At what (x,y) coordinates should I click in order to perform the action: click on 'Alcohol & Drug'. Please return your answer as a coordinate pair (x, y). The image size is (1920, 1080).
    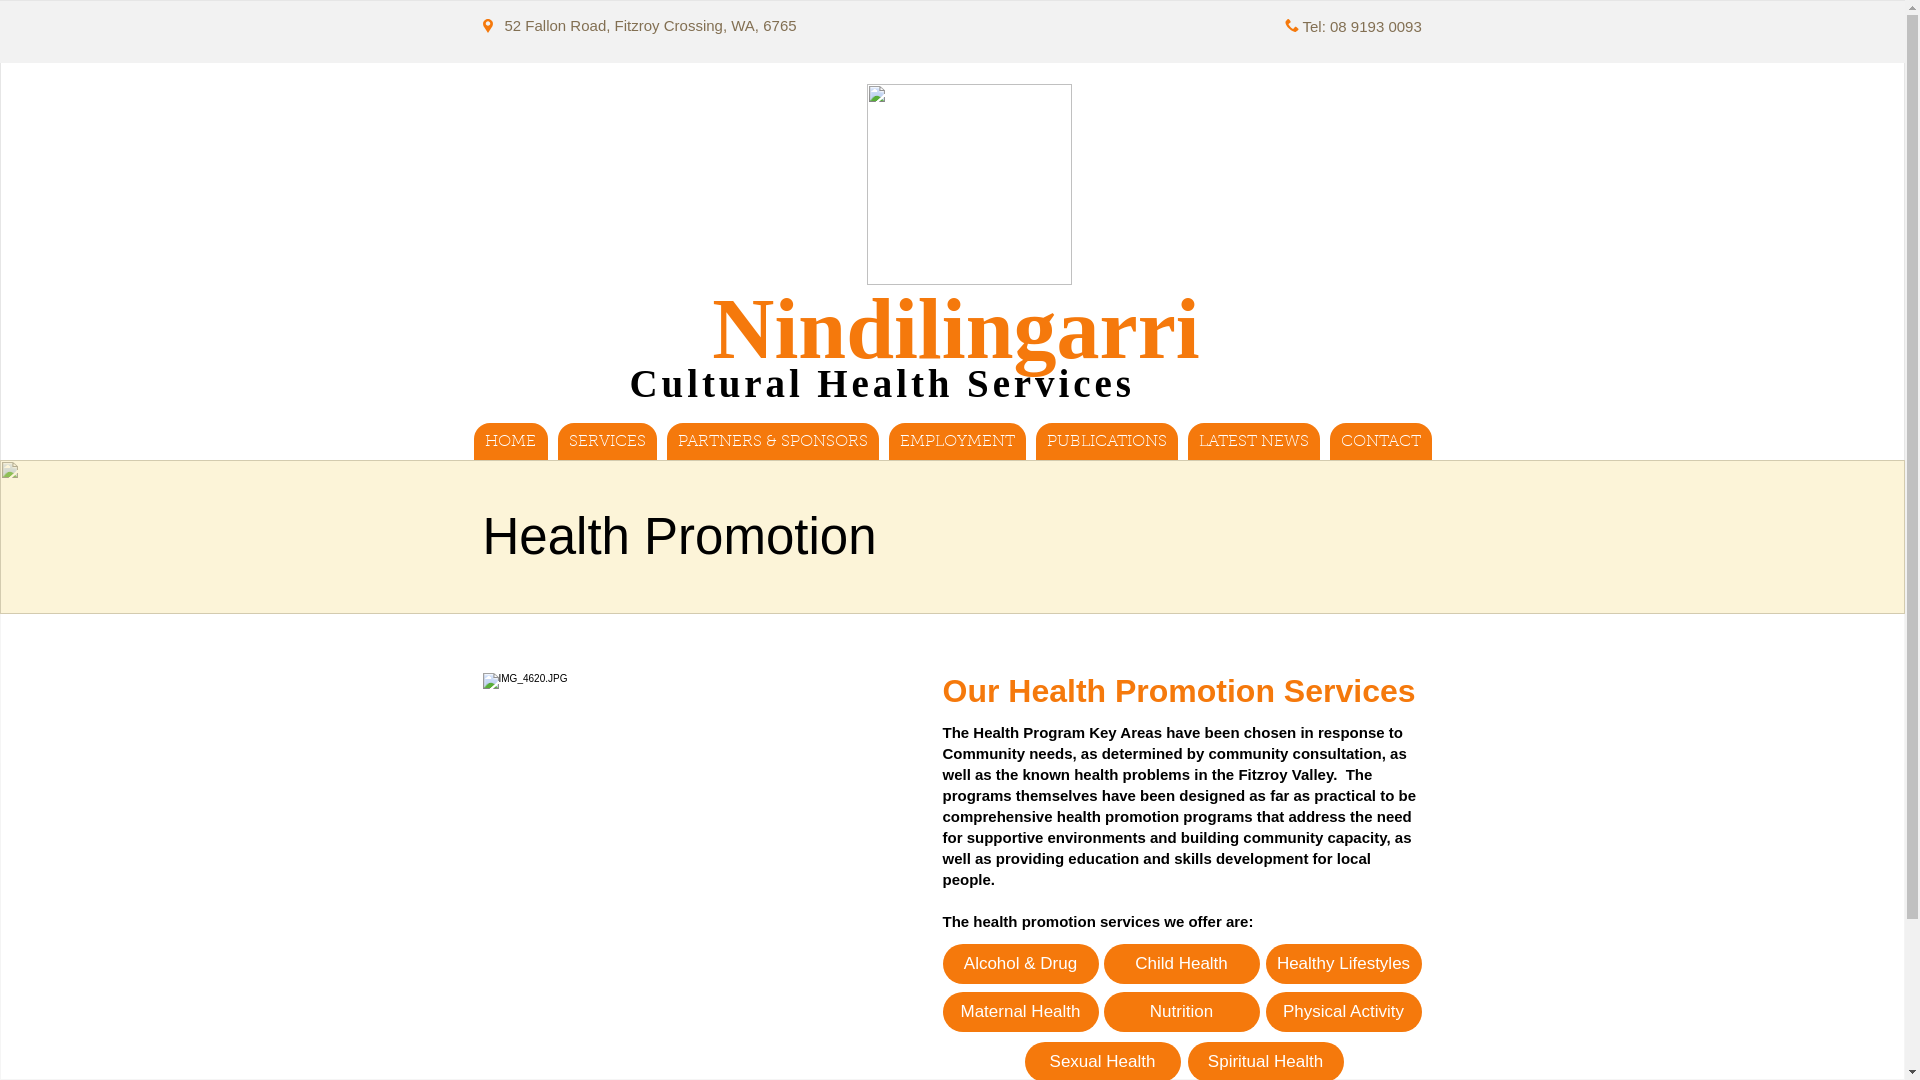
    Looking at the image, I should click on (940, 963).